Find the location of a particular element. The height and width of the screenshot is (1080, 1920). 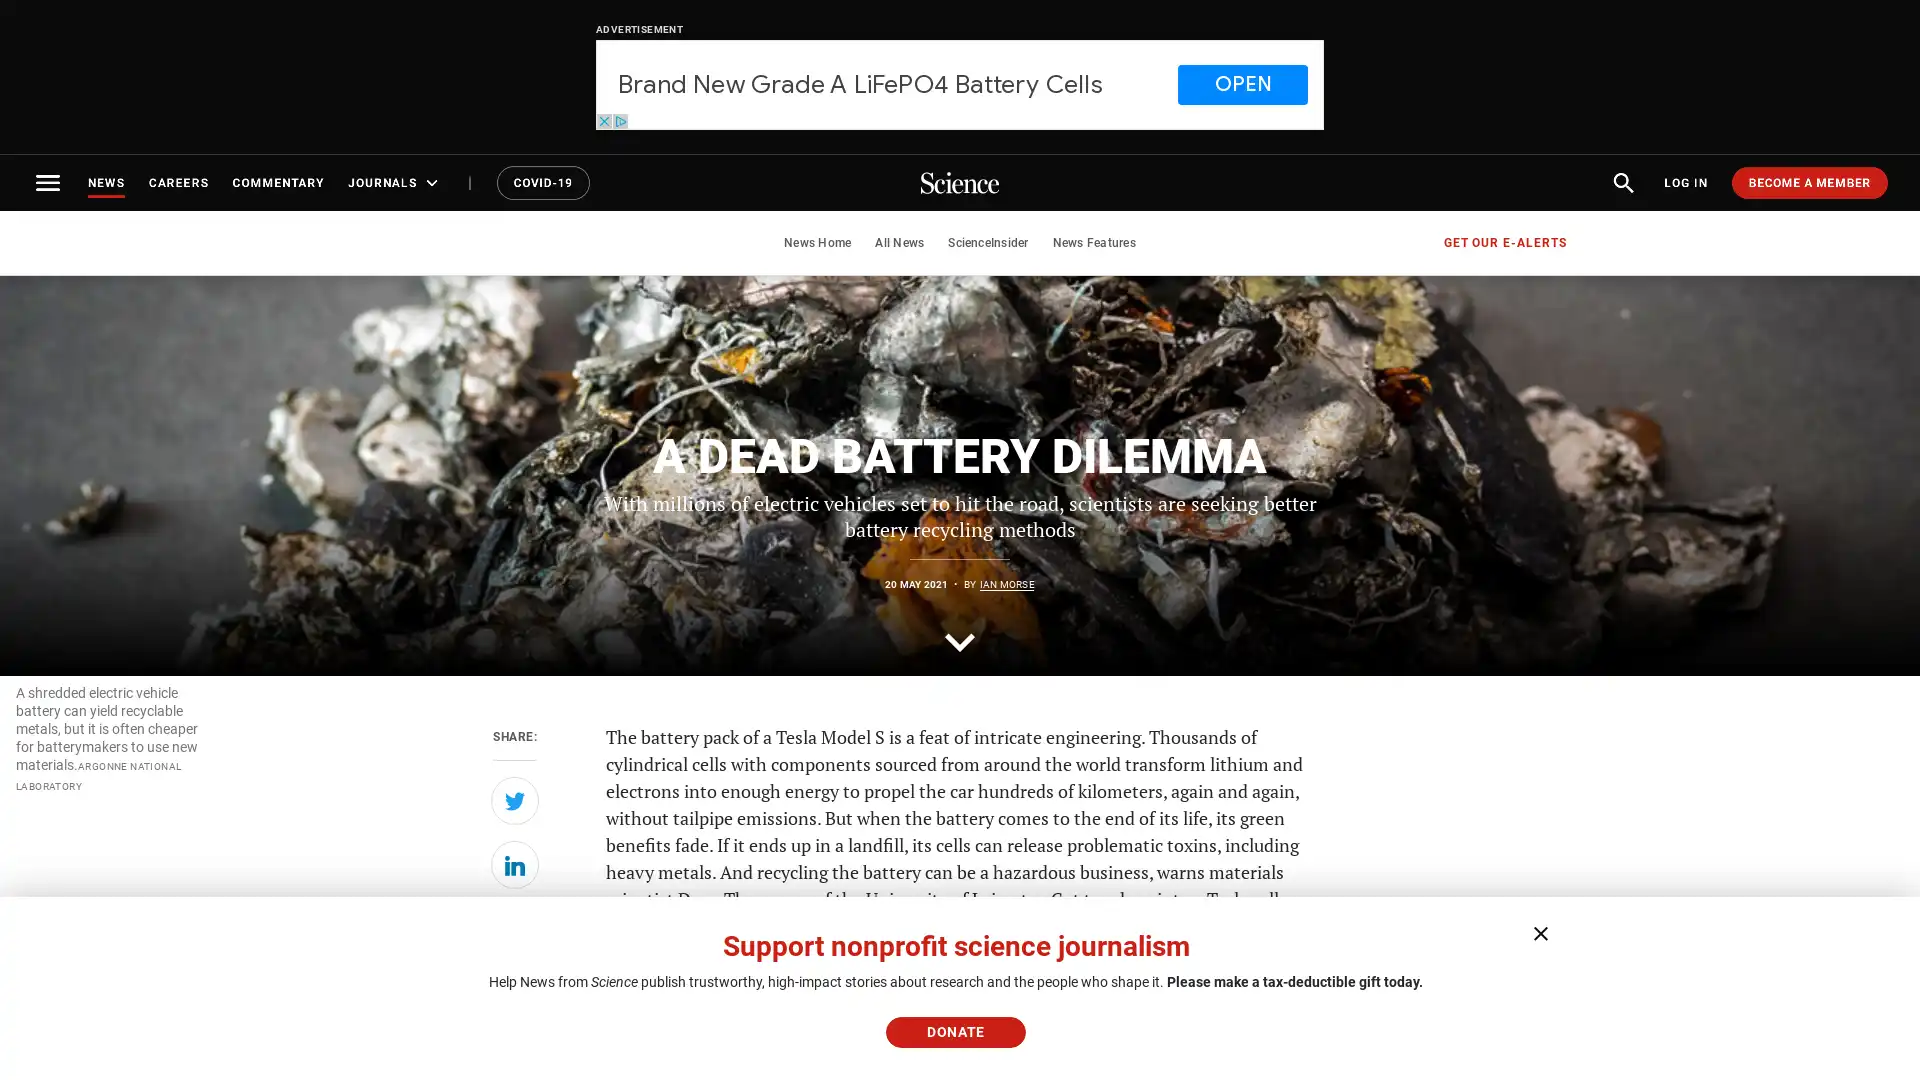

Toggle navigation is located at coordinates (48, 182).